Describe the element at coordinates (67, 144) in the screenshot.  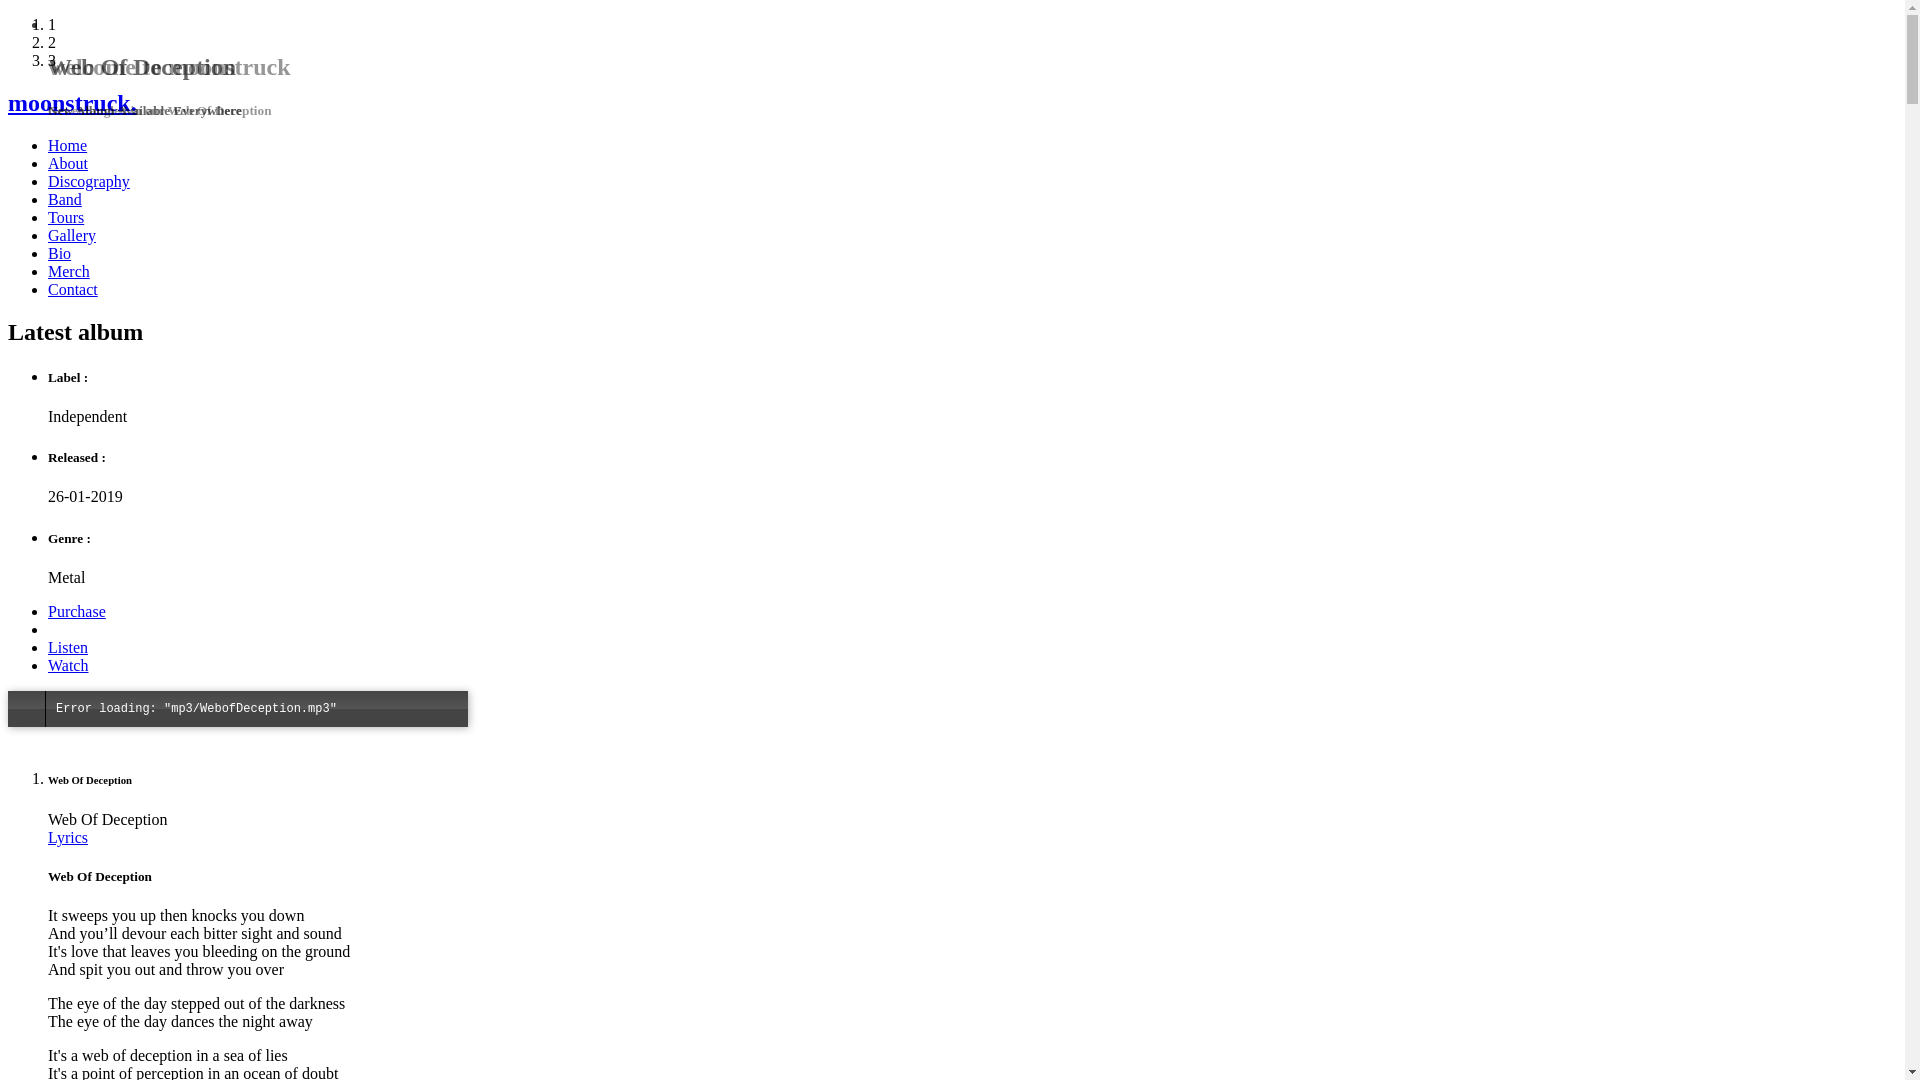
I see `'Home'` at that location.